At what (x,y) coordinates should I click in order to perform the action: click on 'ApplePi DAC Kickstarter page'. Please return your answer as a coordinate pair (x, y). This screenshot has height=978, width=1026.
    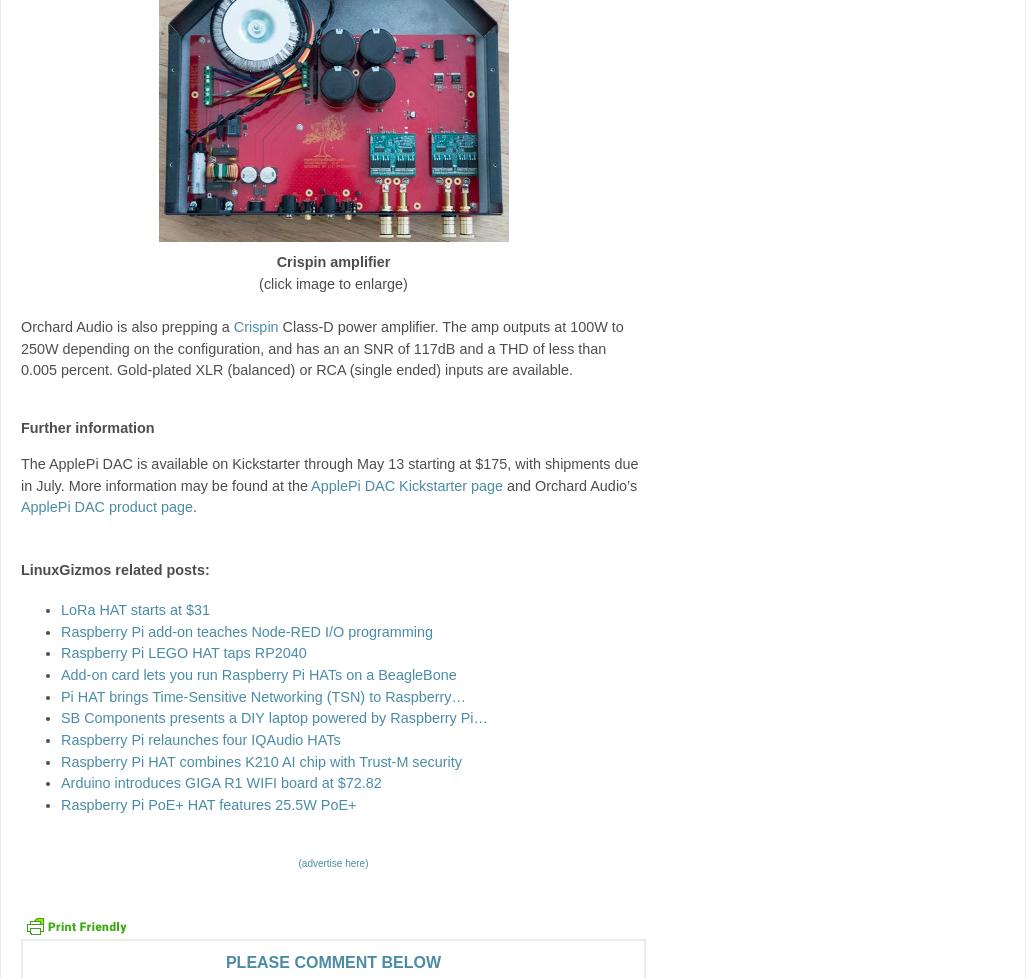
    Looking at the image, I should click on (406, 483).